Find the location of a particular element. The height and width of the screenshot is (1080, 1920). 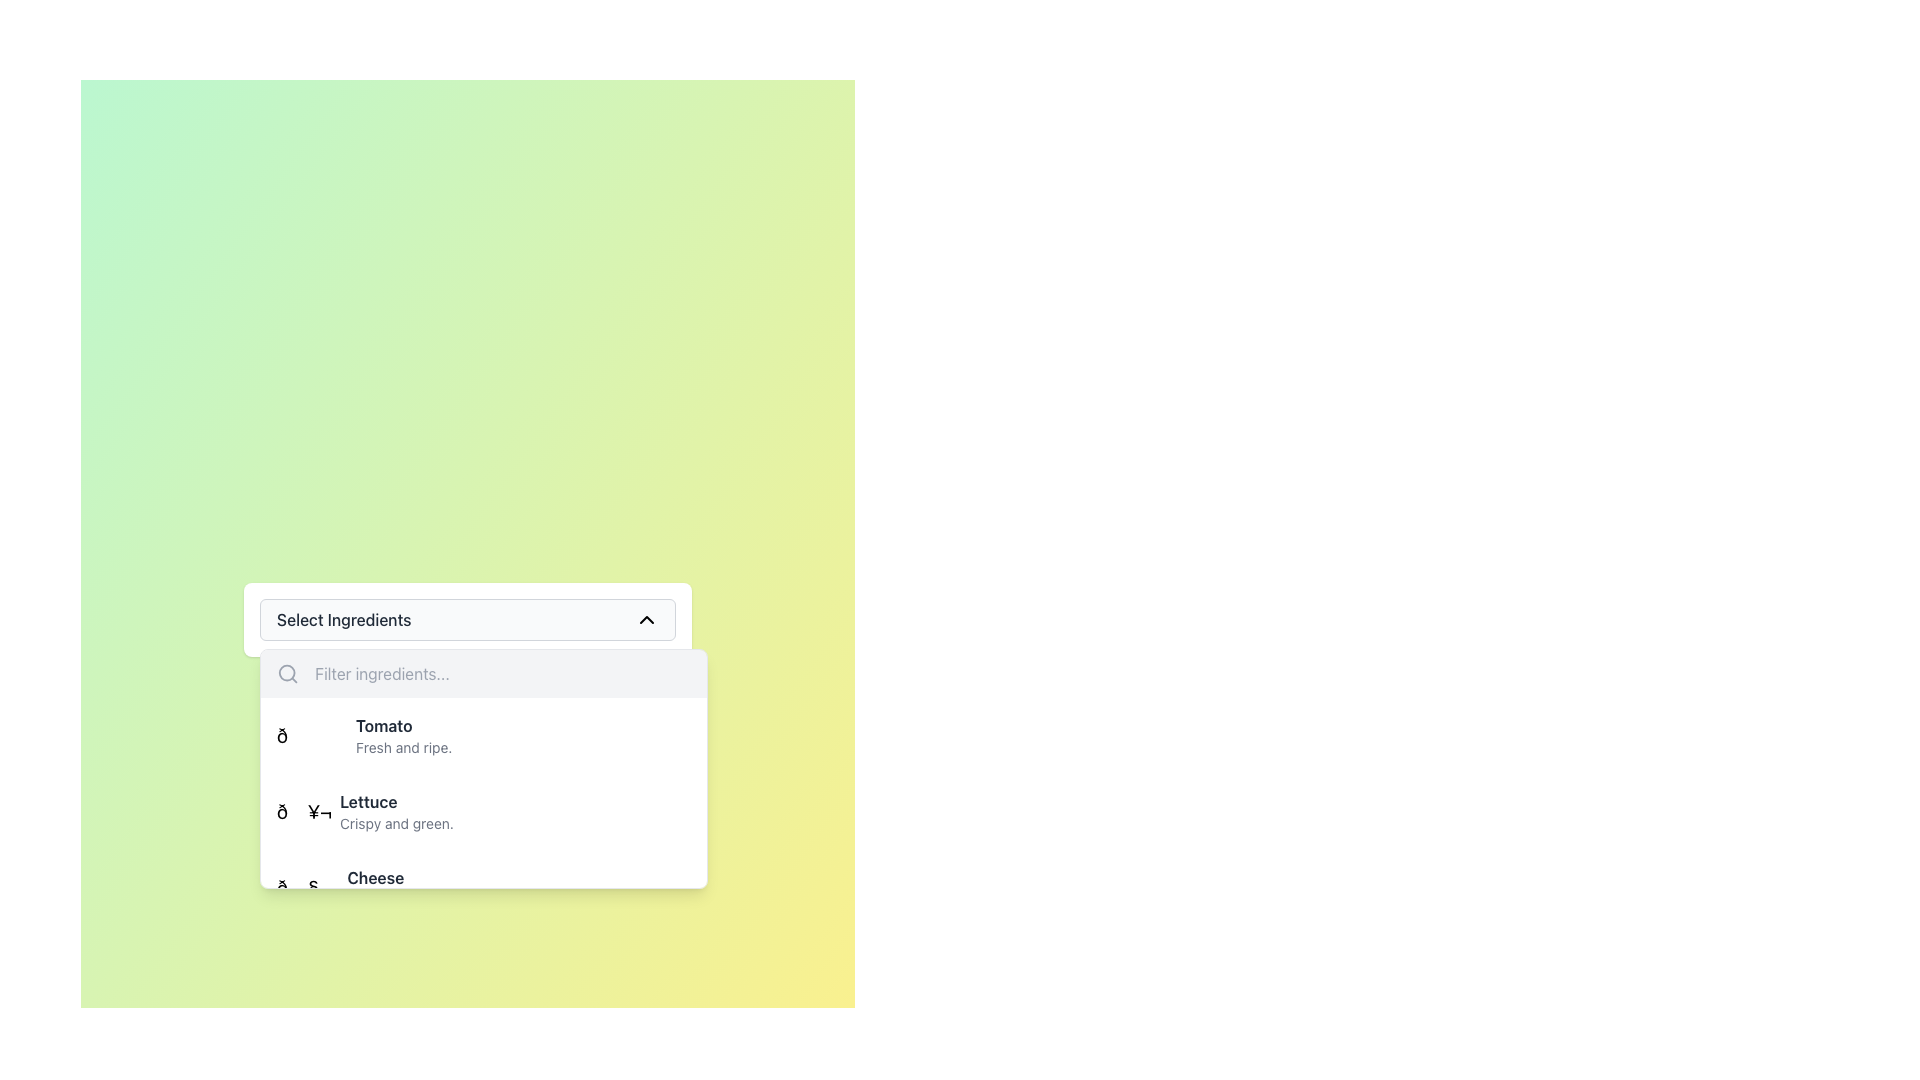

the third item in the dropdown menu representing 'Cheese' is located at coordinates (379, 886).